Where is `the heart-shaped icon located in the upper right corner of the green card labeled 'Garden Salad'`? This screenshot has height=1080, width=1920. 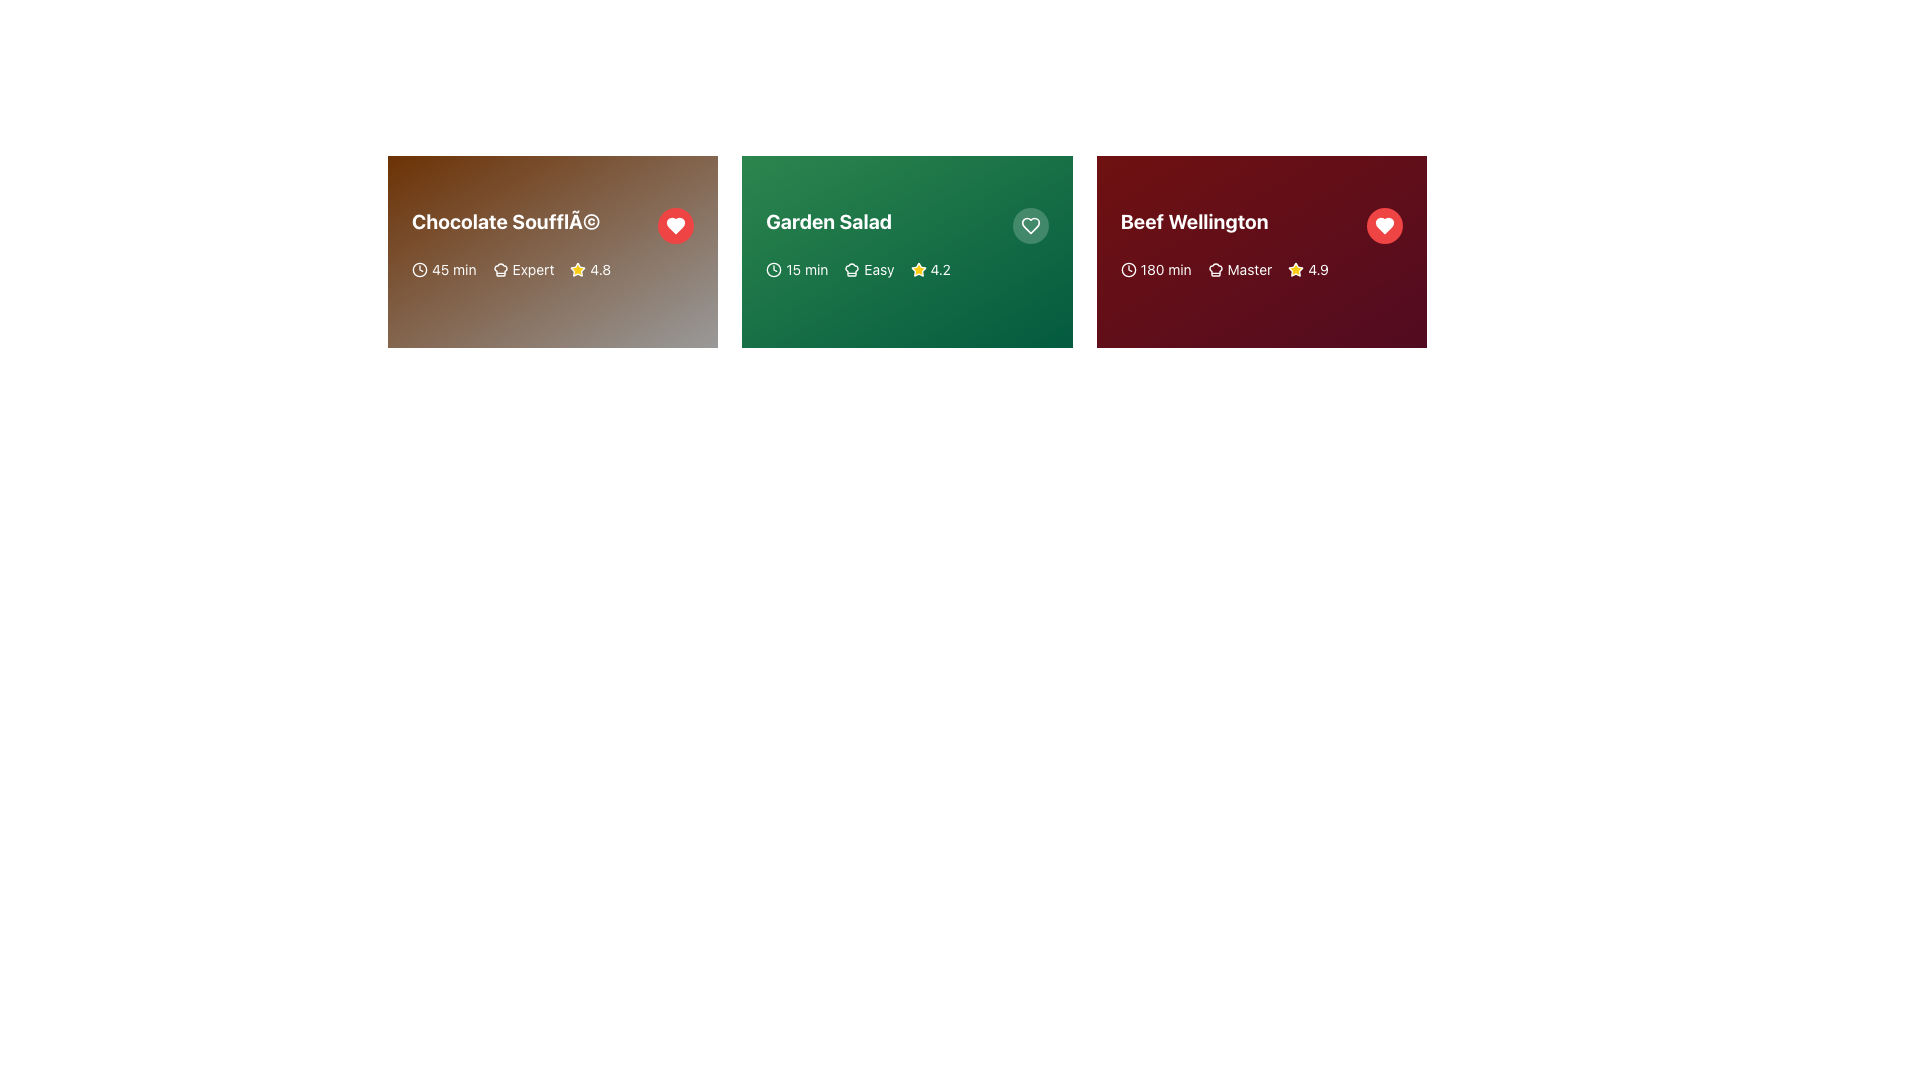 the heart-shaped icon located in the upper right corner of the green card labeled 'Garden Salad' is located at coordinates (1030, 225).